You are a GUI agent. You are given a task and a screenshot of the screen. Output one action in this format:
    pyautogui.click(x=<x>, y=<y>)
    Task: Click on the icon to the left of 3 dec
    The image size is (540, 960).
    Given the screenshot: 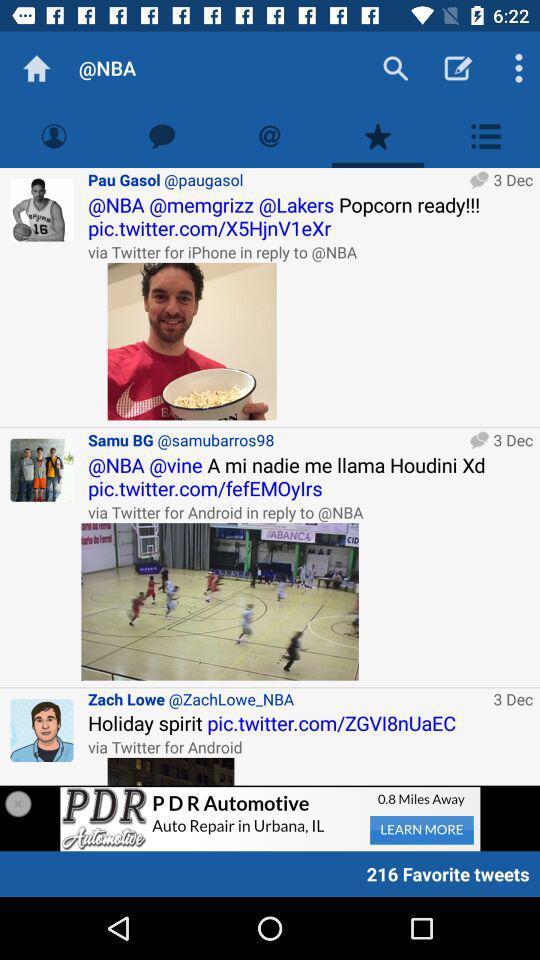 What is the action you would take?
    pyautogui.click(x=219, y=600)
    